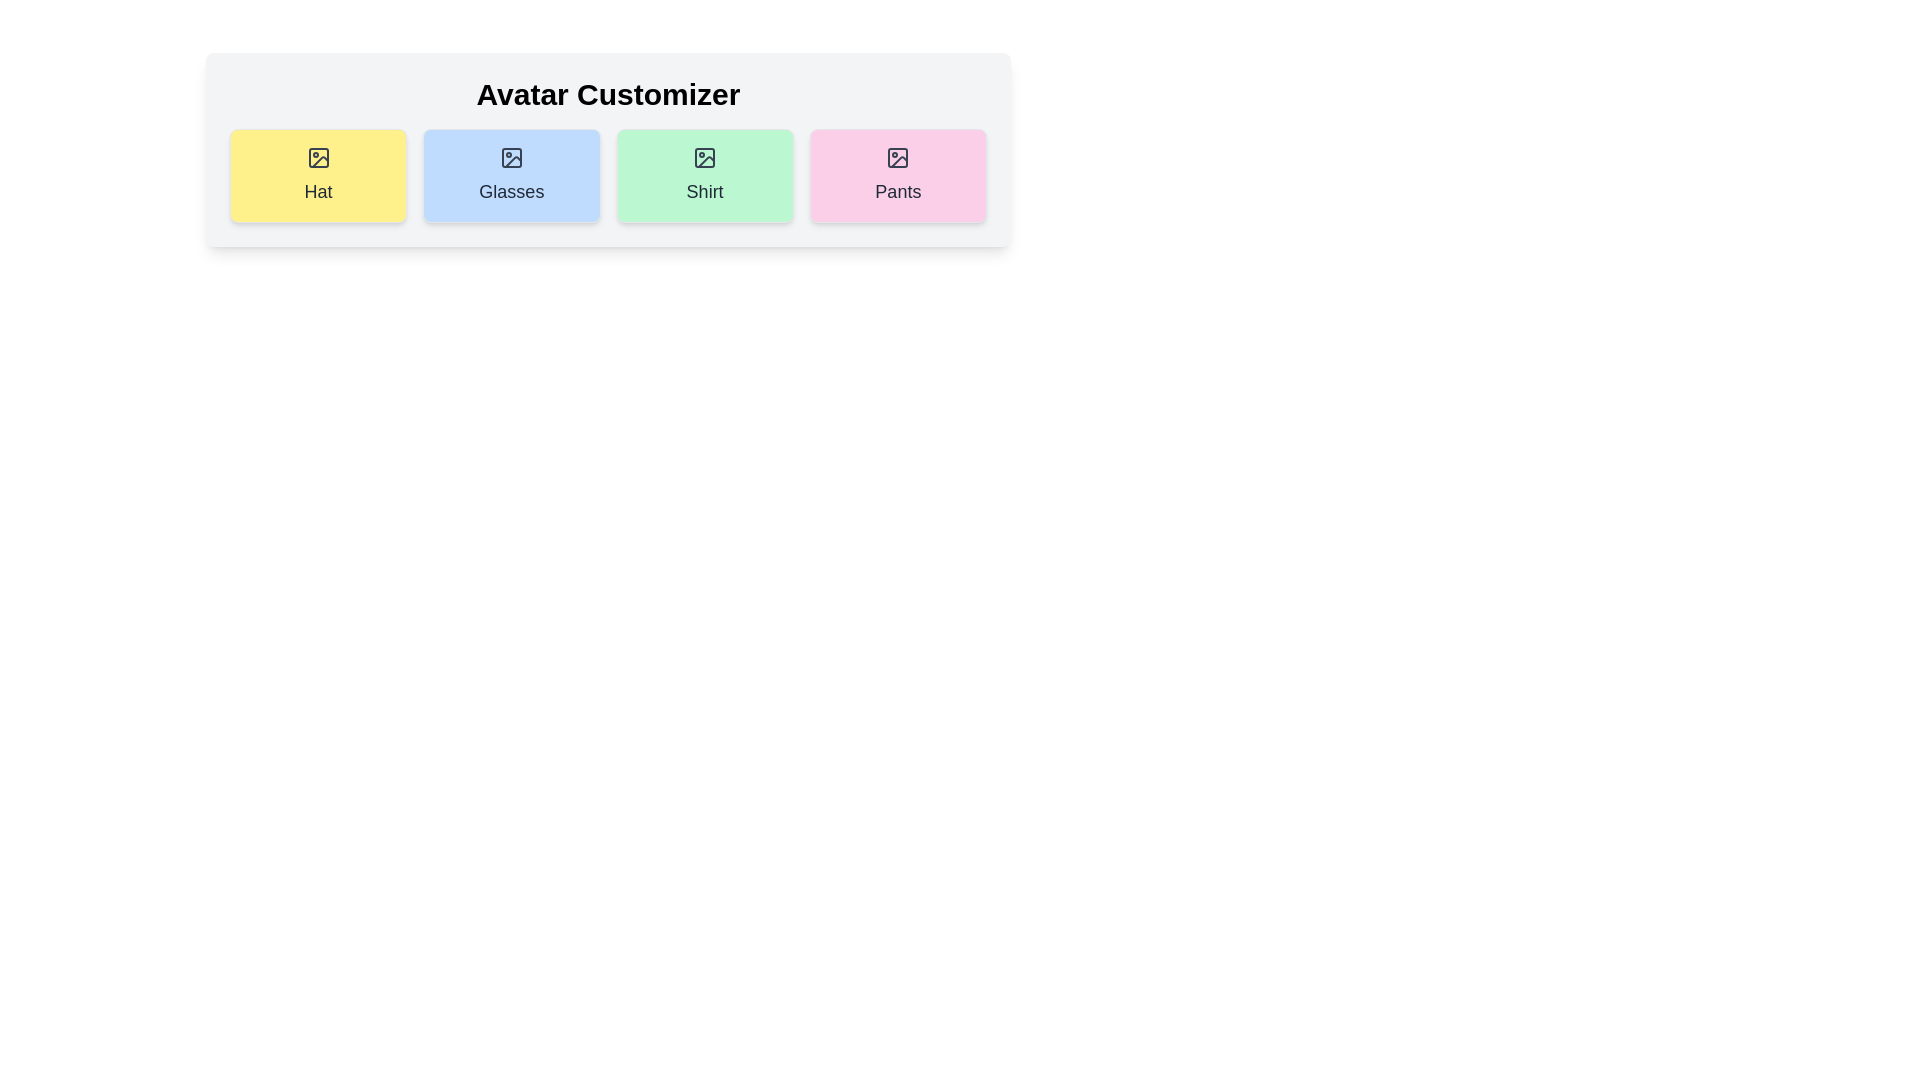 The width and height of the screenshot is (1920, 1080). I want to click on the Icon representing the 'Shirt' customization option located inside the green box labeled 'Shirt' in the Avatar Customizer section, so click(705, 157).